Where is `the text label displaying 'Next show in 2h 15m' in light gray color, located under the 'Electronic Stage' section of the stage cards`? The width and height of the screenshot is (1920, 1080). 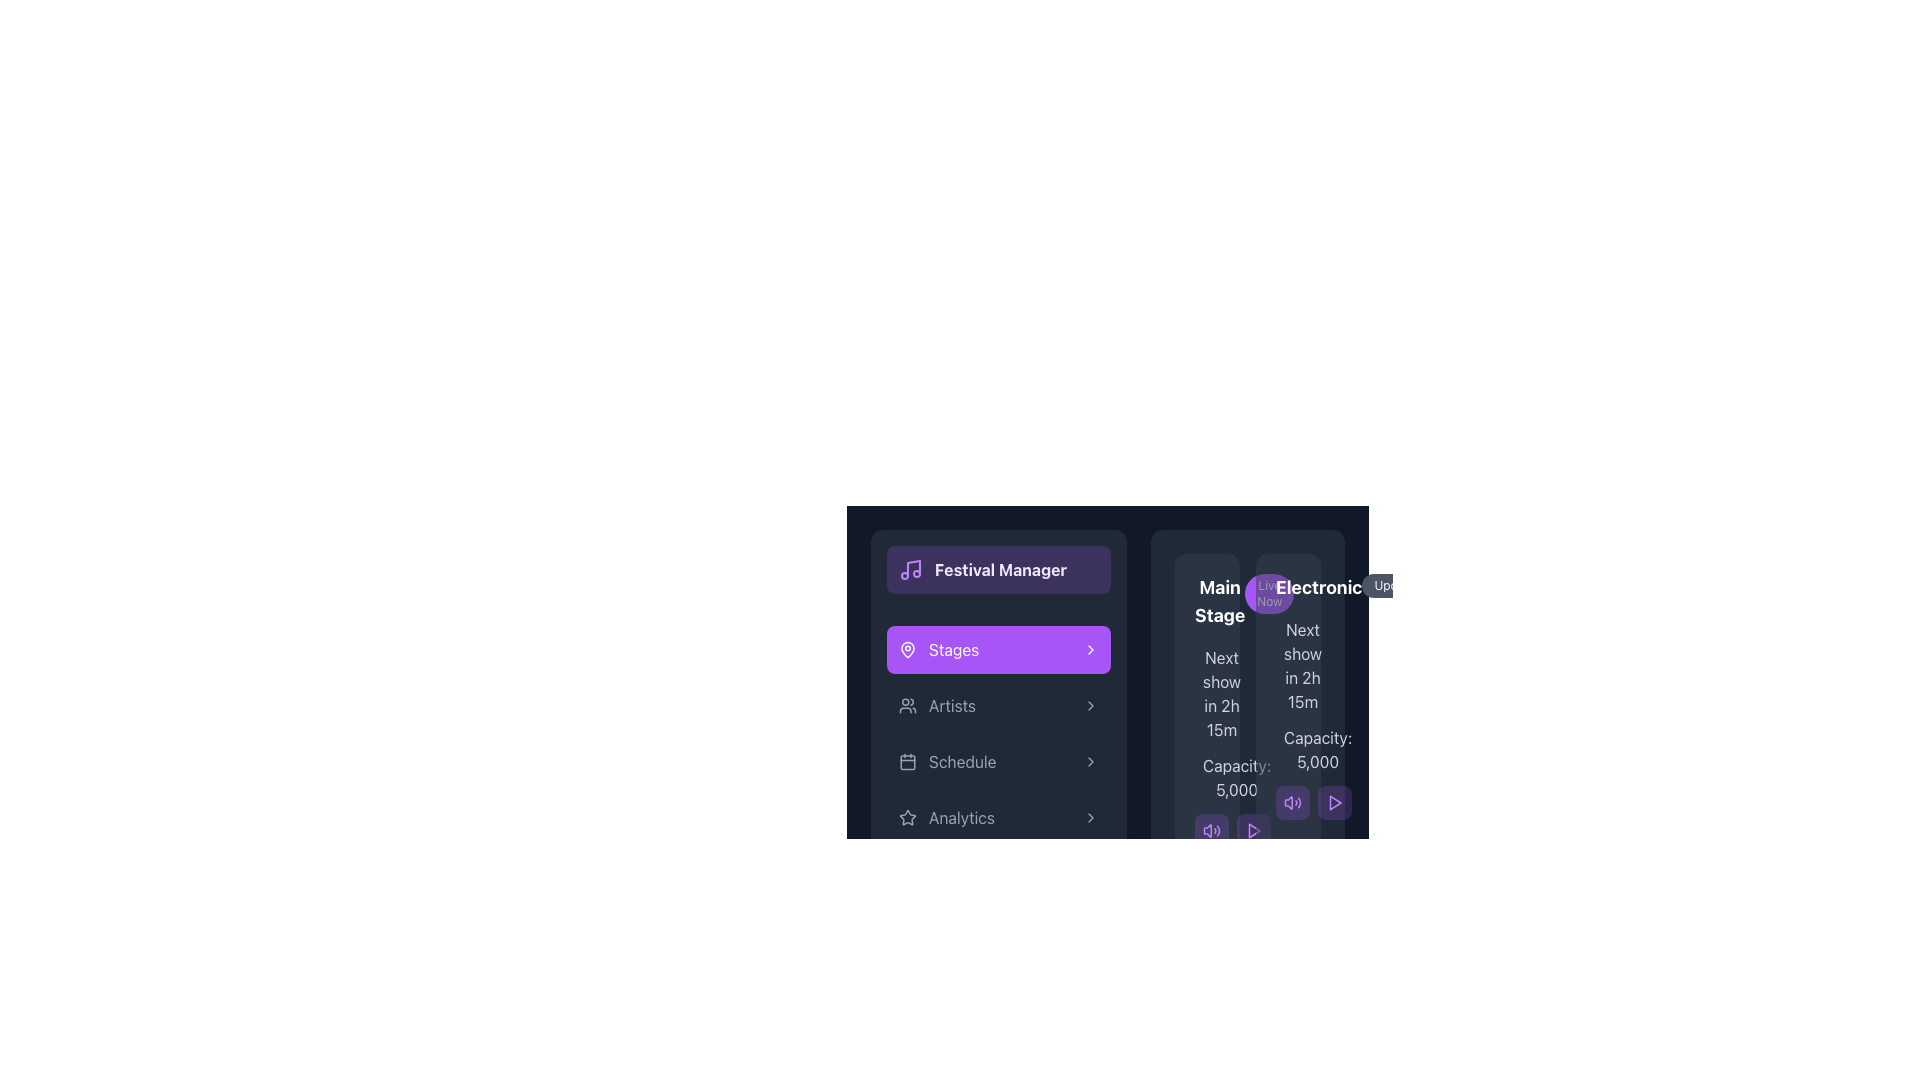 the text label displaying 'Next show in 2h 15m' in light gray color, located under the 'Electronic Stage' section of the stage cards is located at coordinates (1303, 666).